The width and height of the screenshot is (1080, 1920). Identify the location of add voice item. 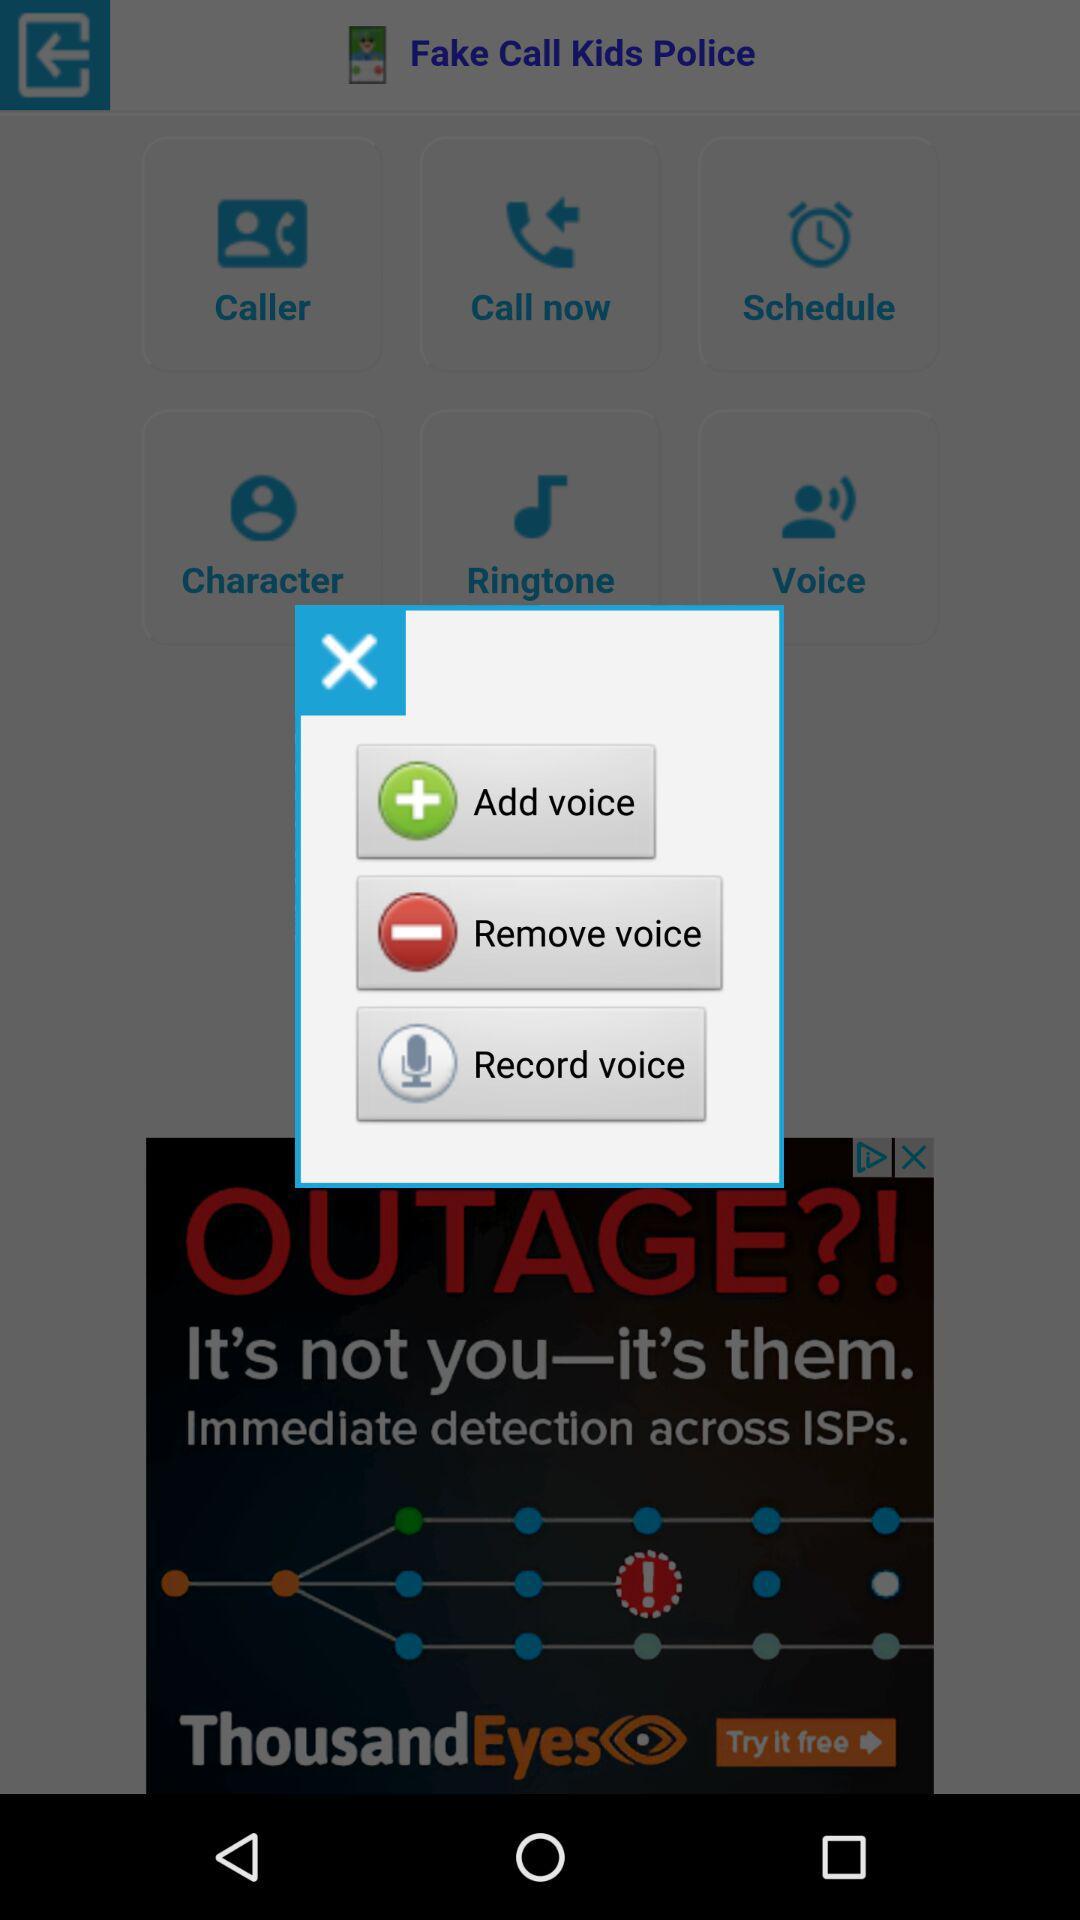
(505, 807).